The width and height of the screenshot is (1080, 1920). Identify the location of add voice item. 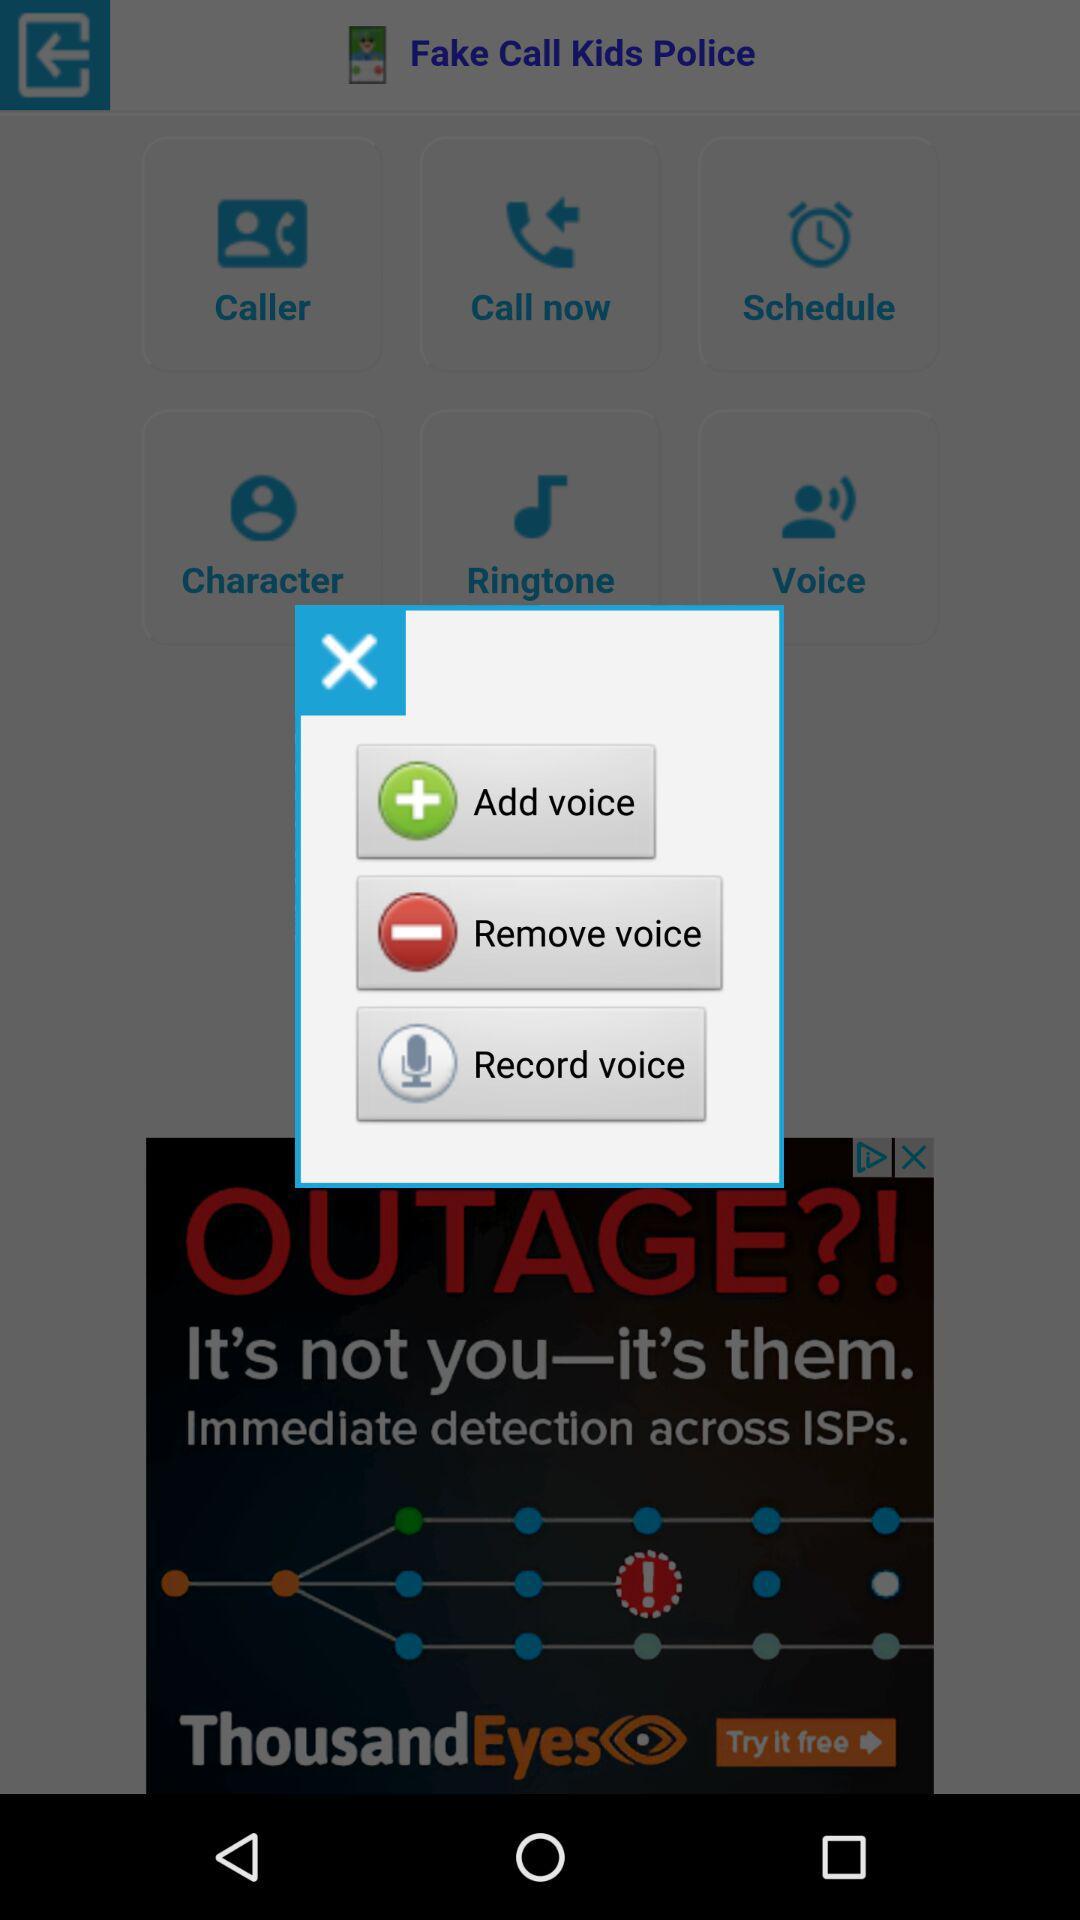
(505, 807).